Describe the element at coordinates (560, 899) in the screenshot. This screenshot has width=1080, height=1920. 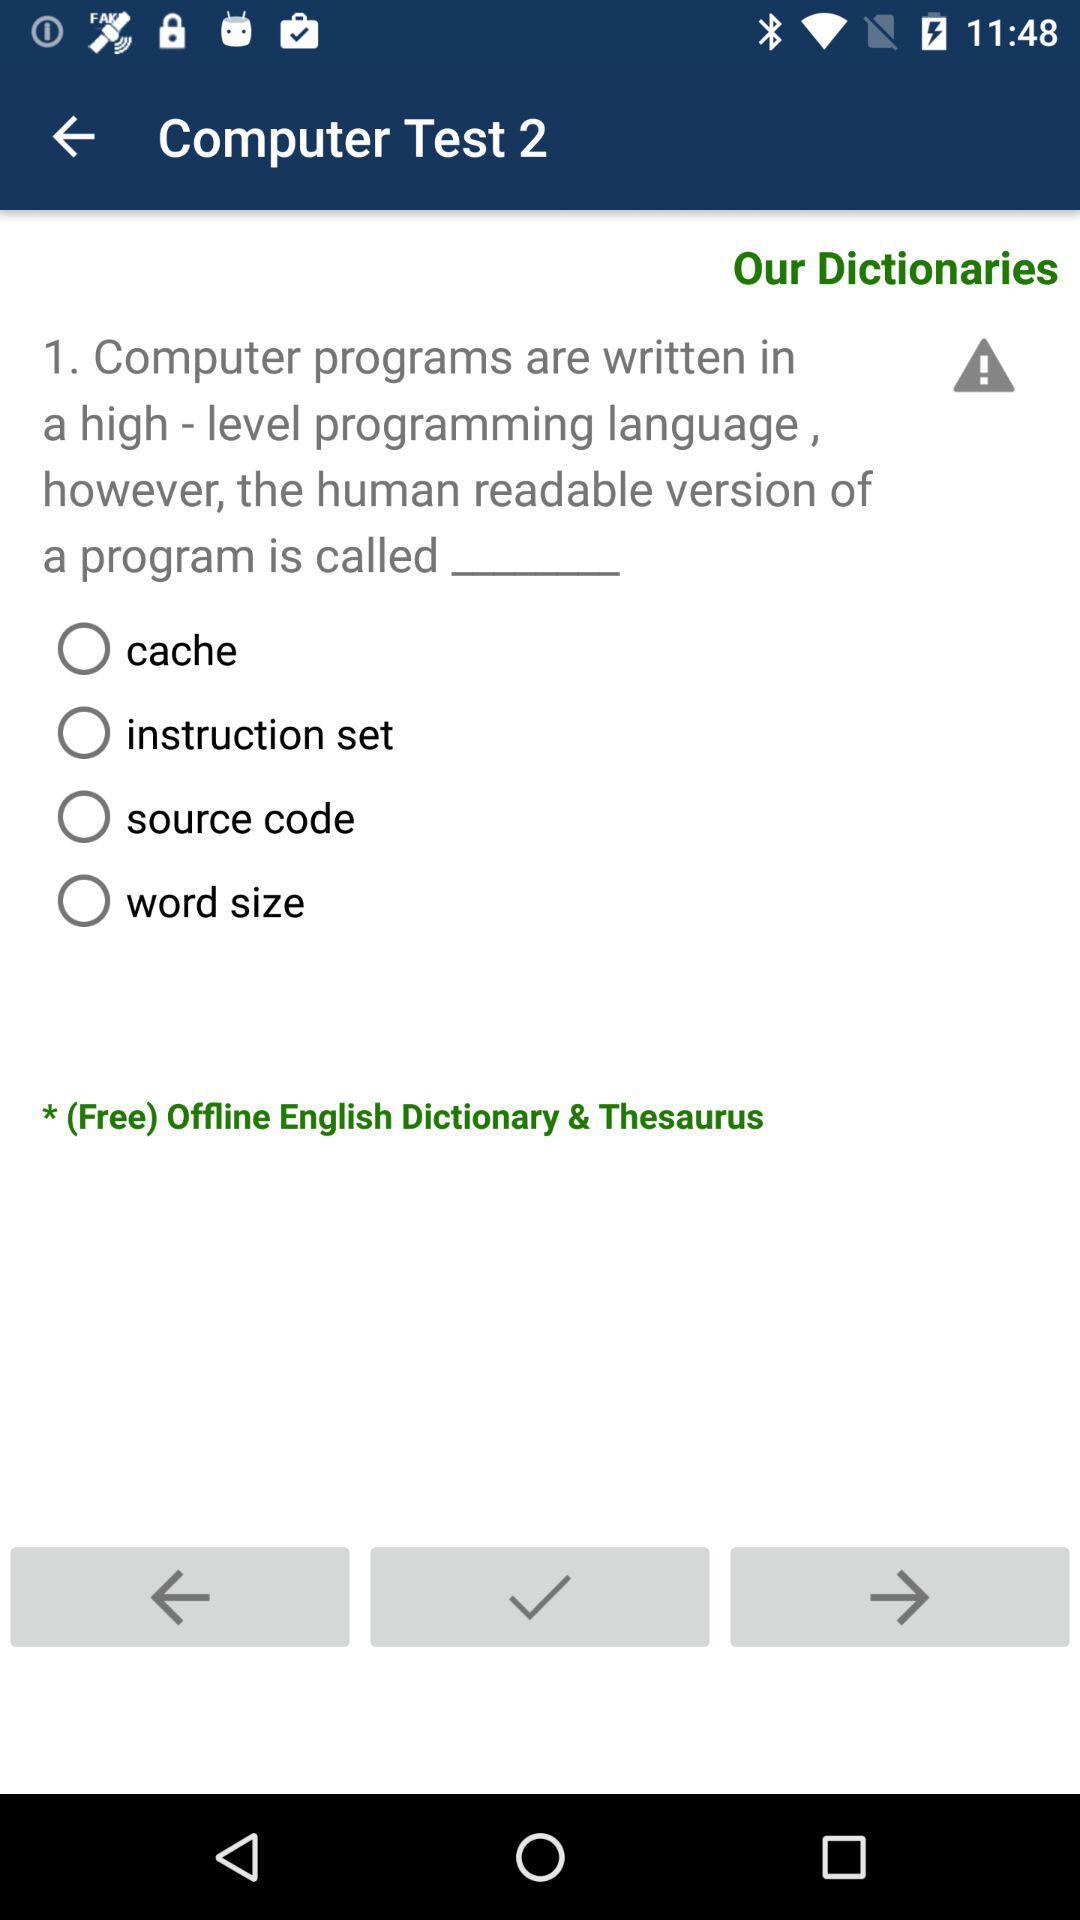
I see `the item above the free offline english icon` at that location.